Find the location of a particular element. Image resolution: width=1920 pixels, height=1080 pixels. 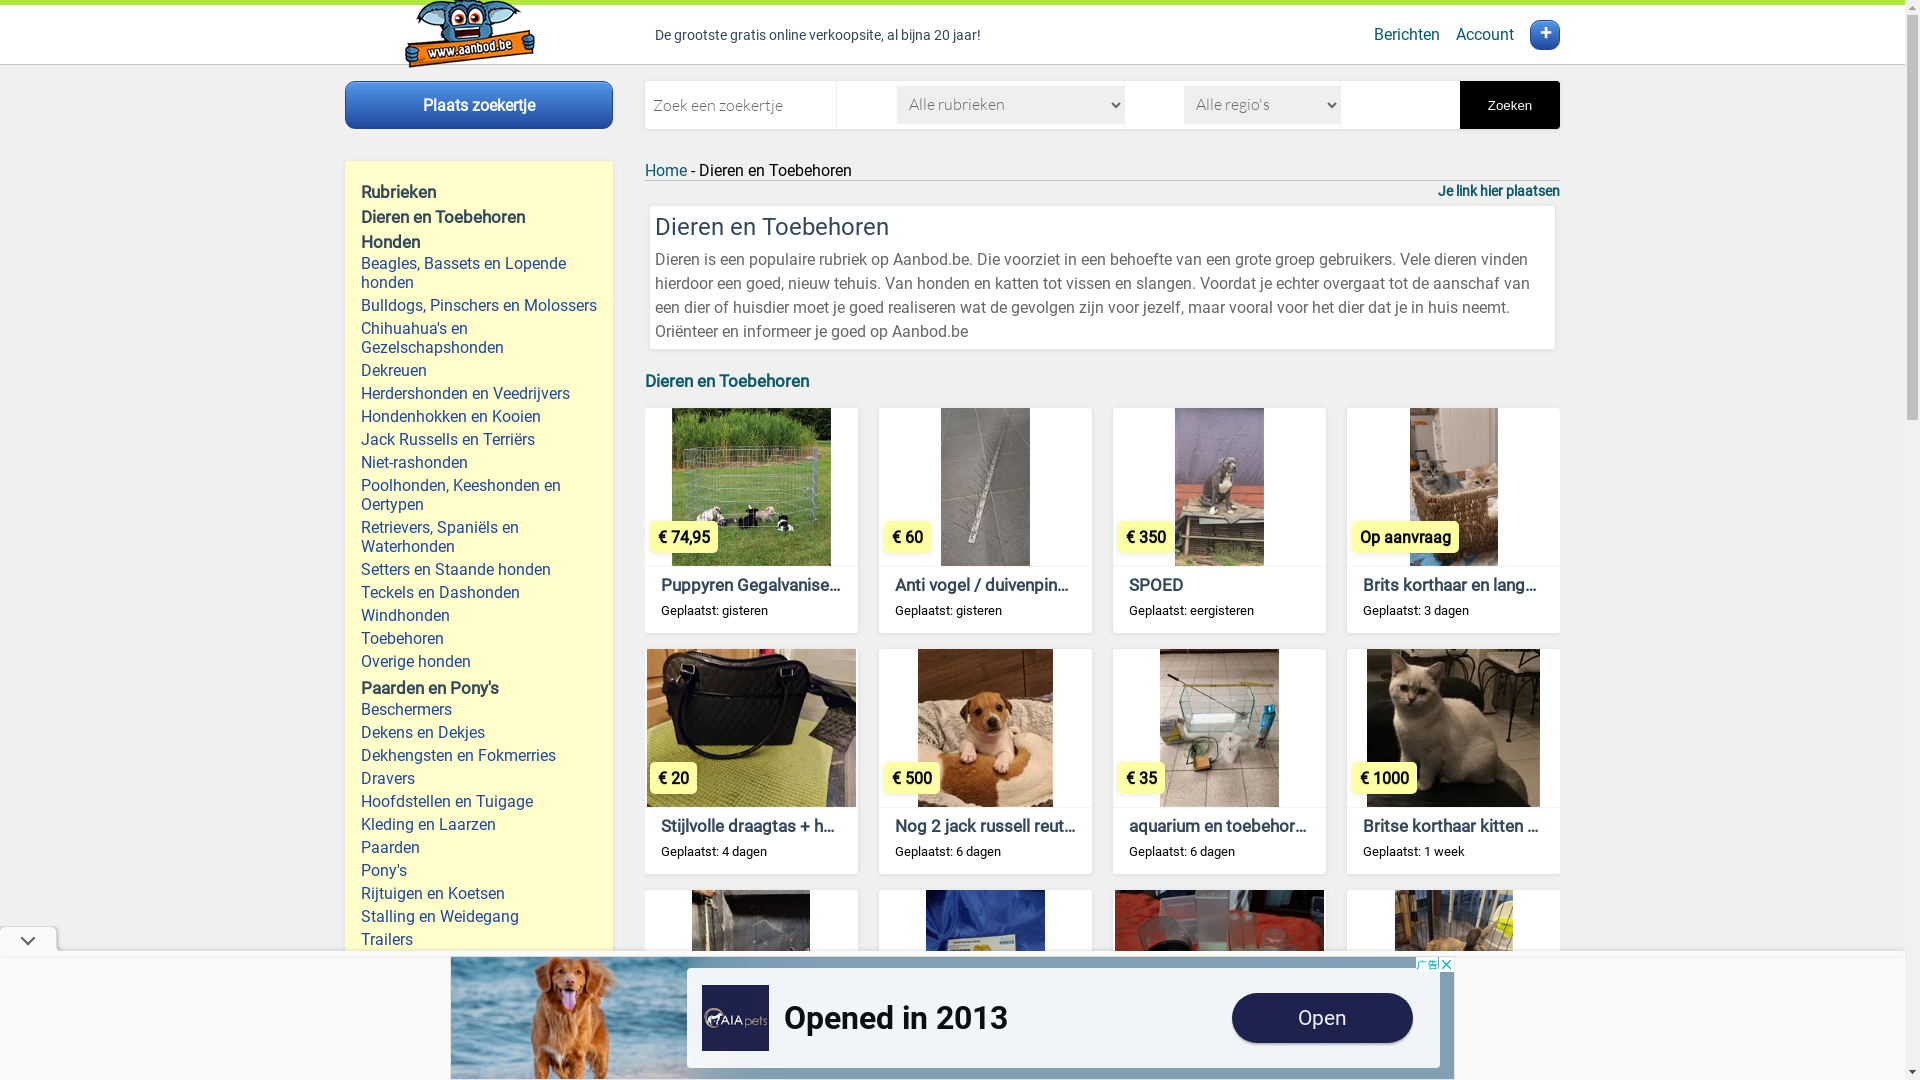

'Trailers' is located at coordinates (478, 939).